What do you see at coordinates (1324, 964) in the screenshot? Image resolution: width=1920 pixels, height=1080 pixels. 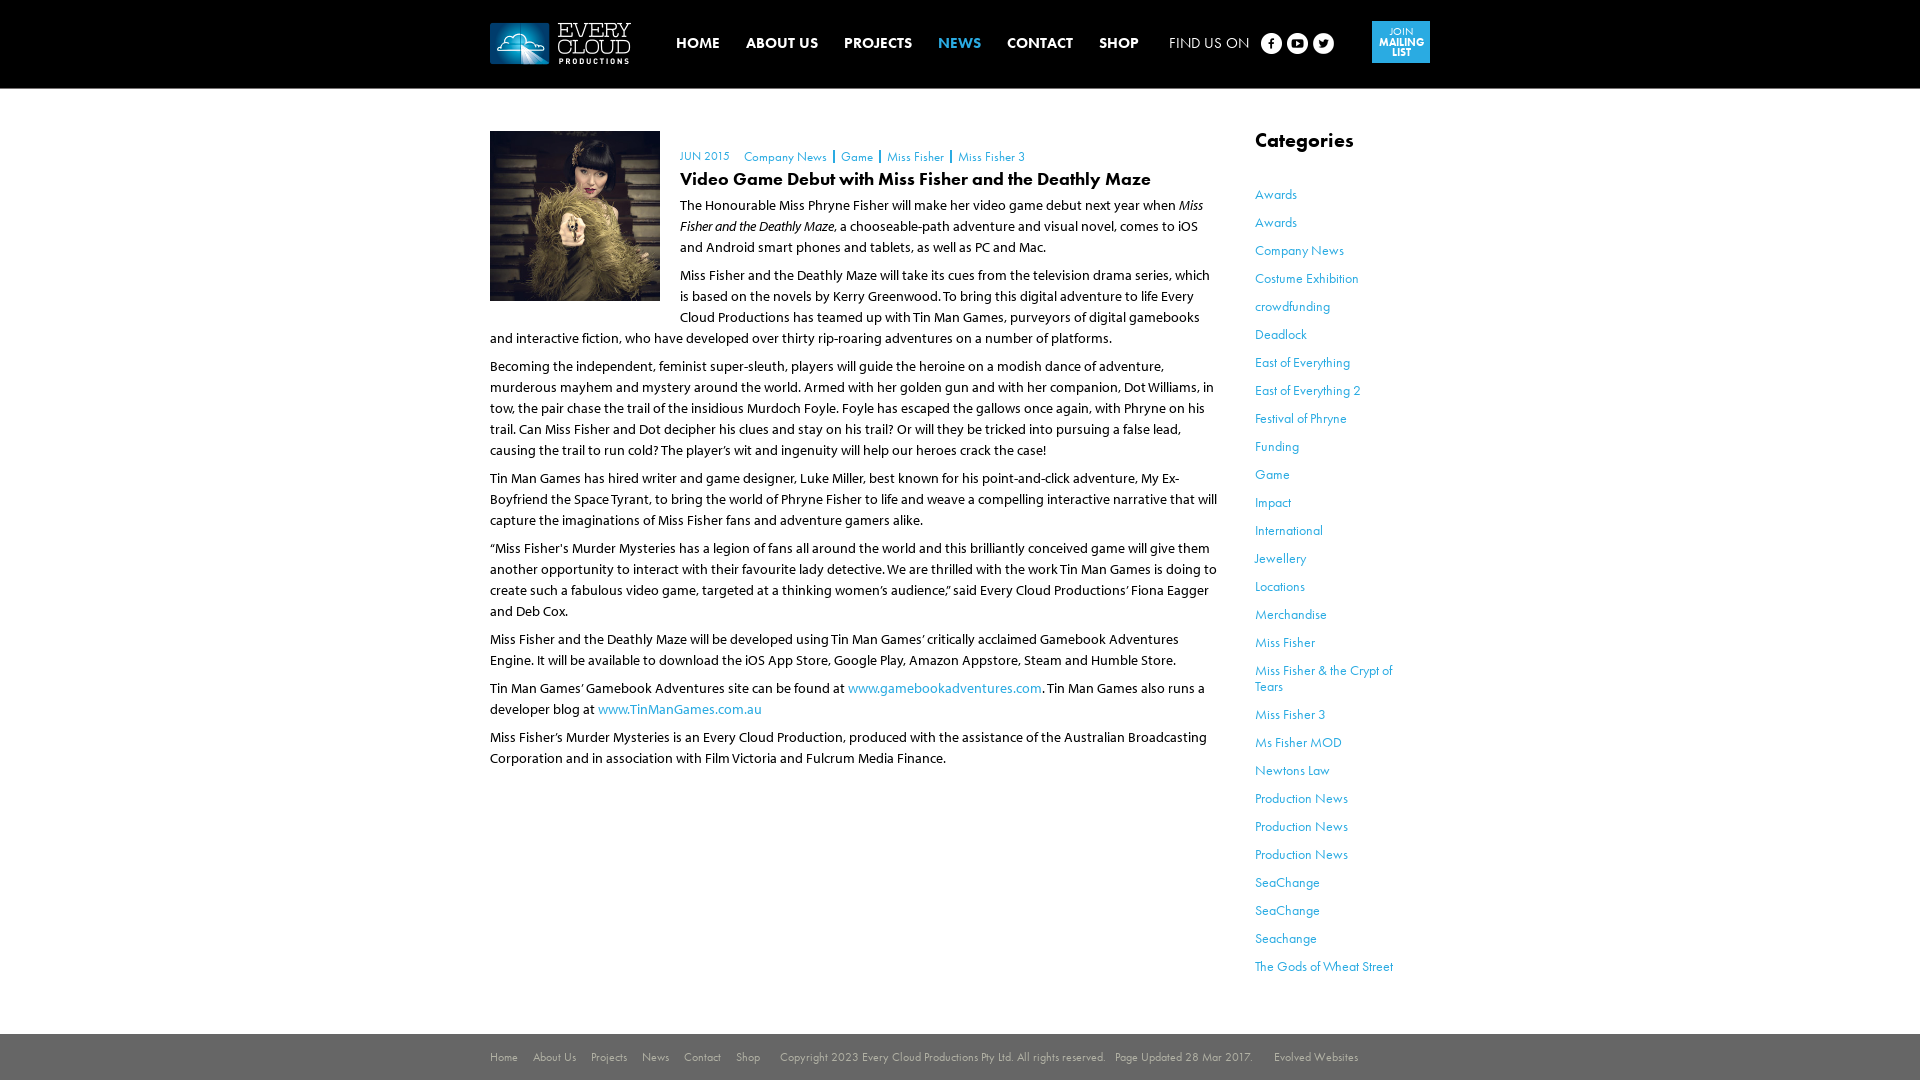 I see `'The Gods of Wheat Street'` at bounding box center [1324, 964].